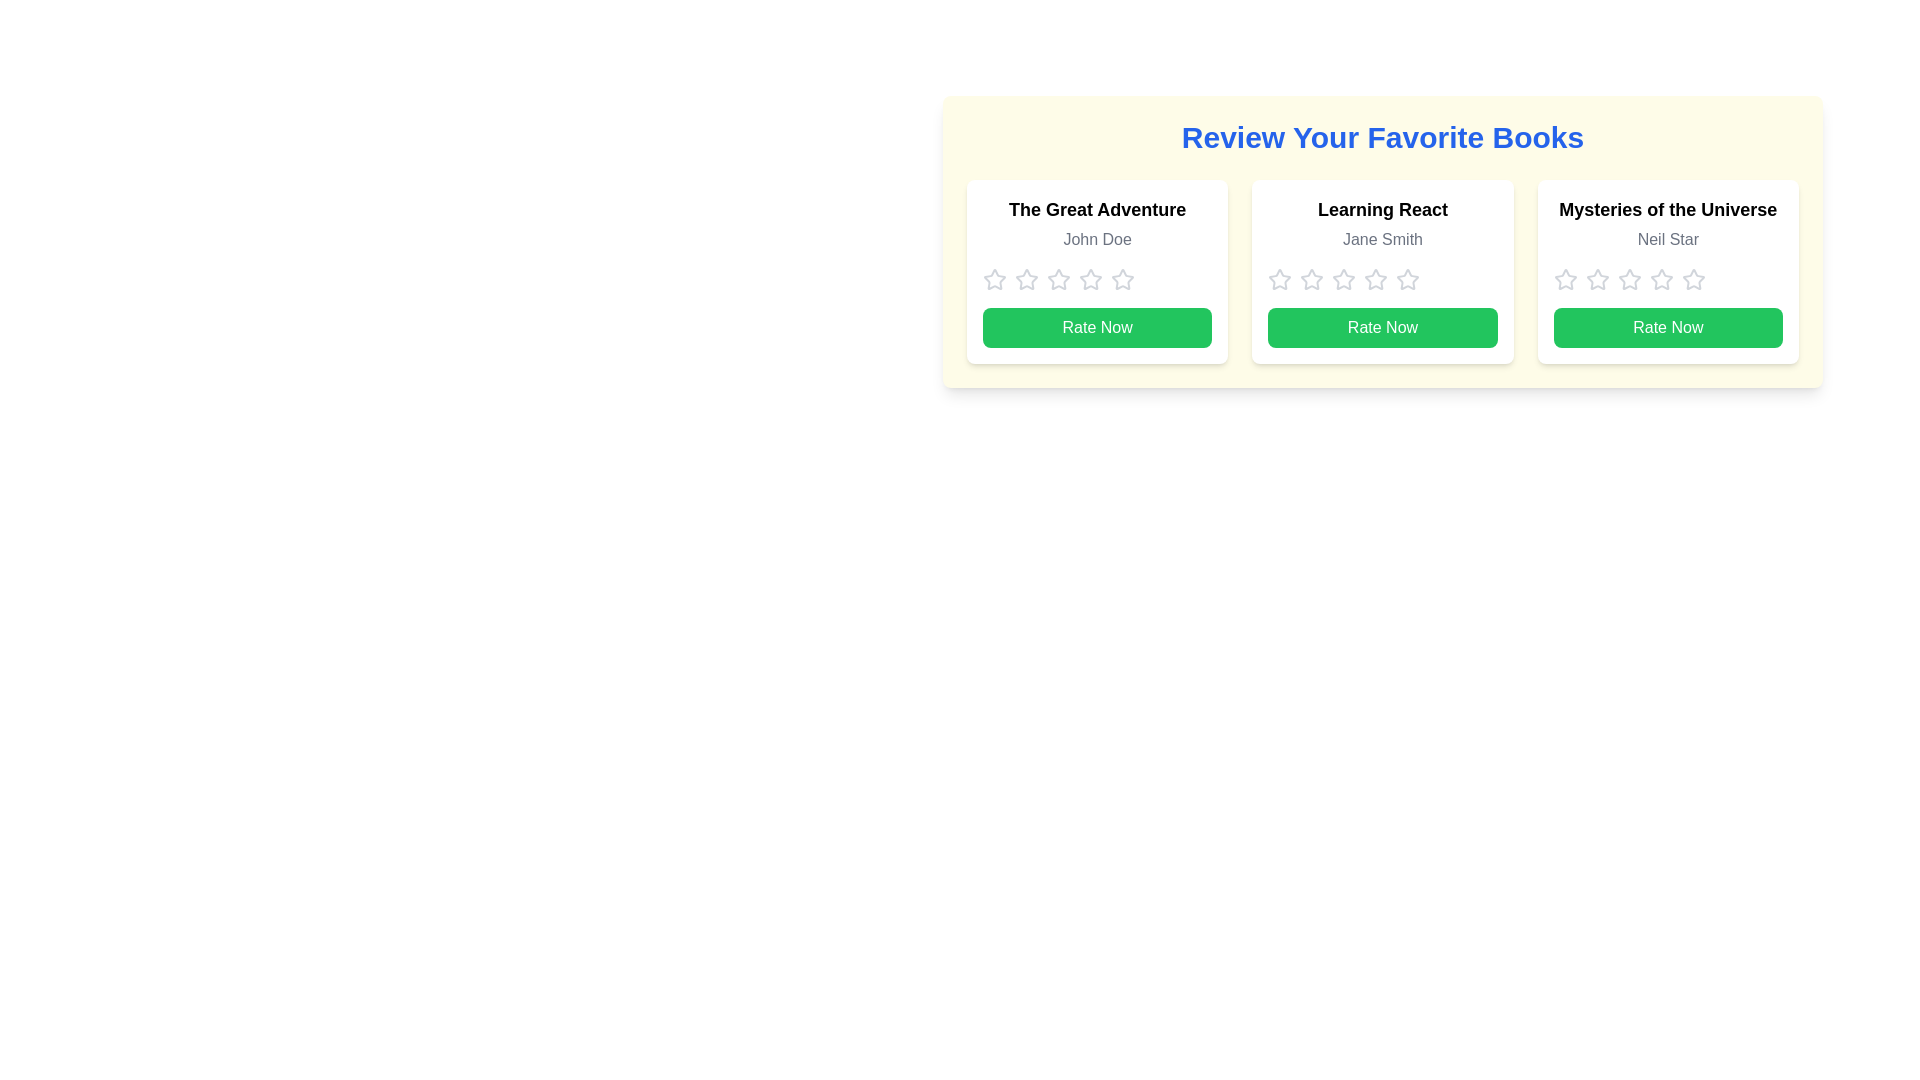 The image size is (1920, 1080). I want to click on the fourth star icon in the 5-star rating system under 'Review Your Favorite Books' section for 'The Great Adventure' by John Doe to rate it 4 stars, so click(1058, 280).